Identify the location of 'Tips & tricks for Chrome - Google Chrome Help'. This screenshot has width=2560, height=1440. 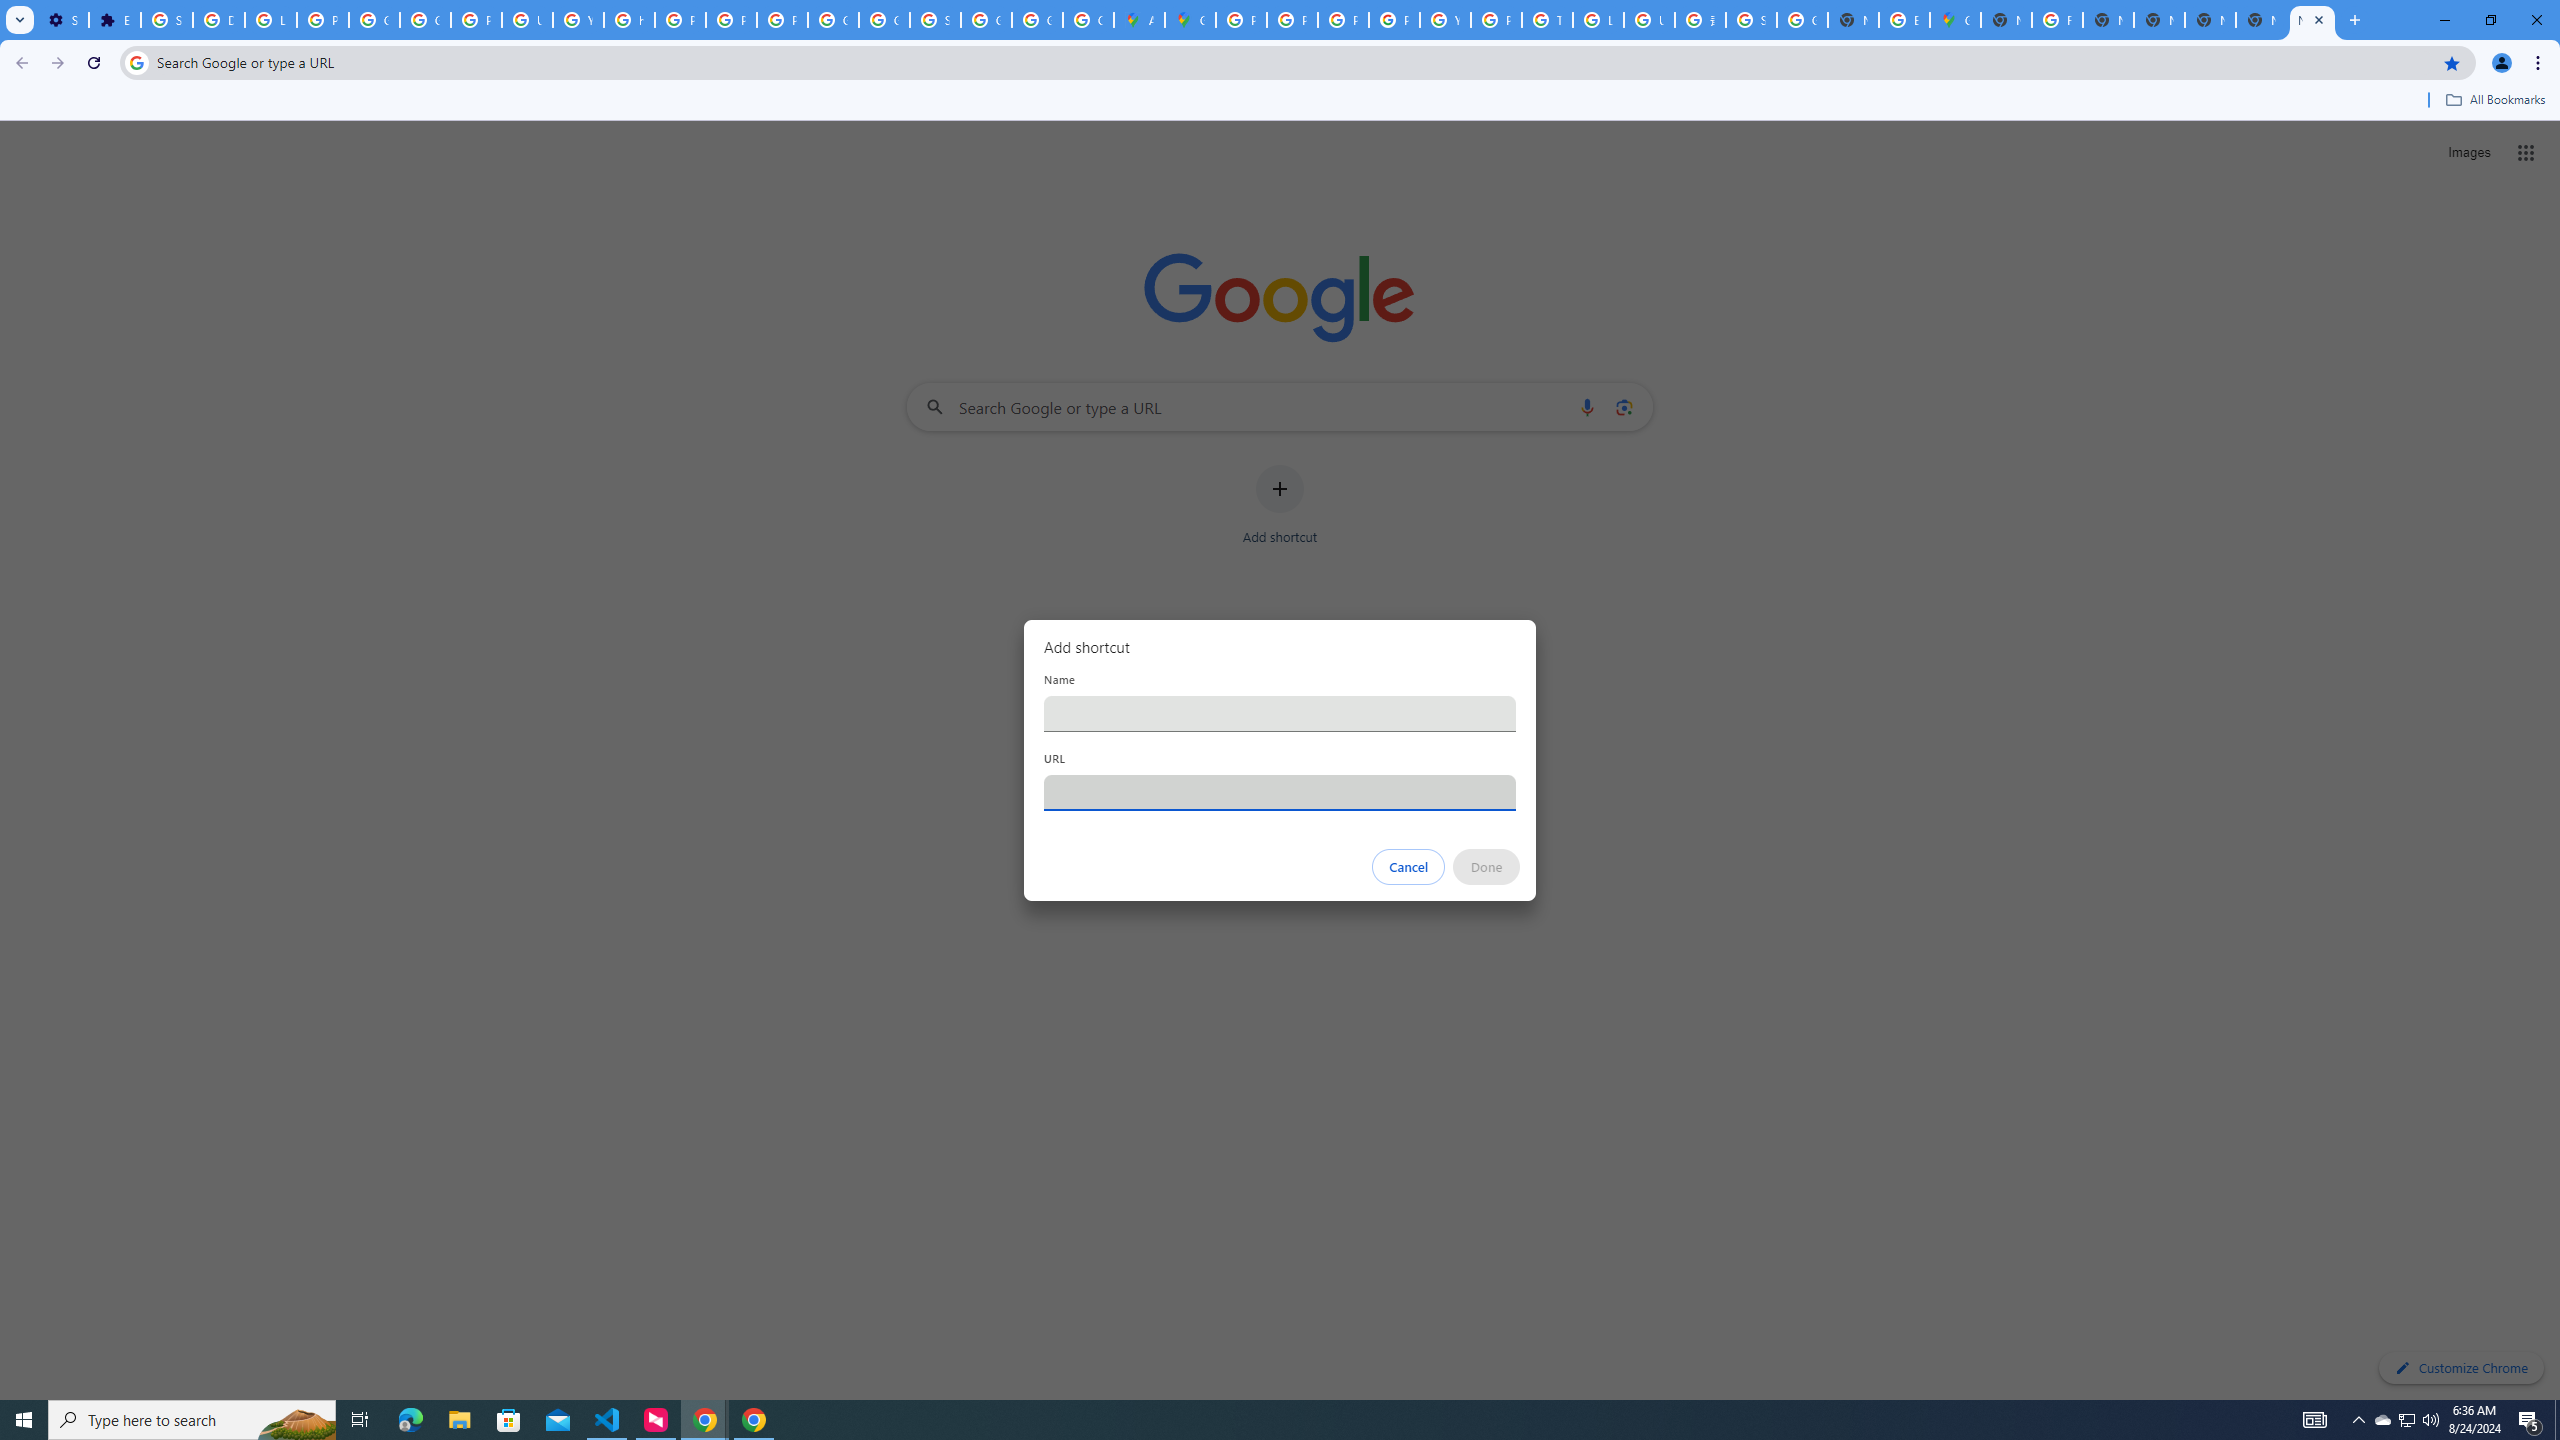
(1546, 19).